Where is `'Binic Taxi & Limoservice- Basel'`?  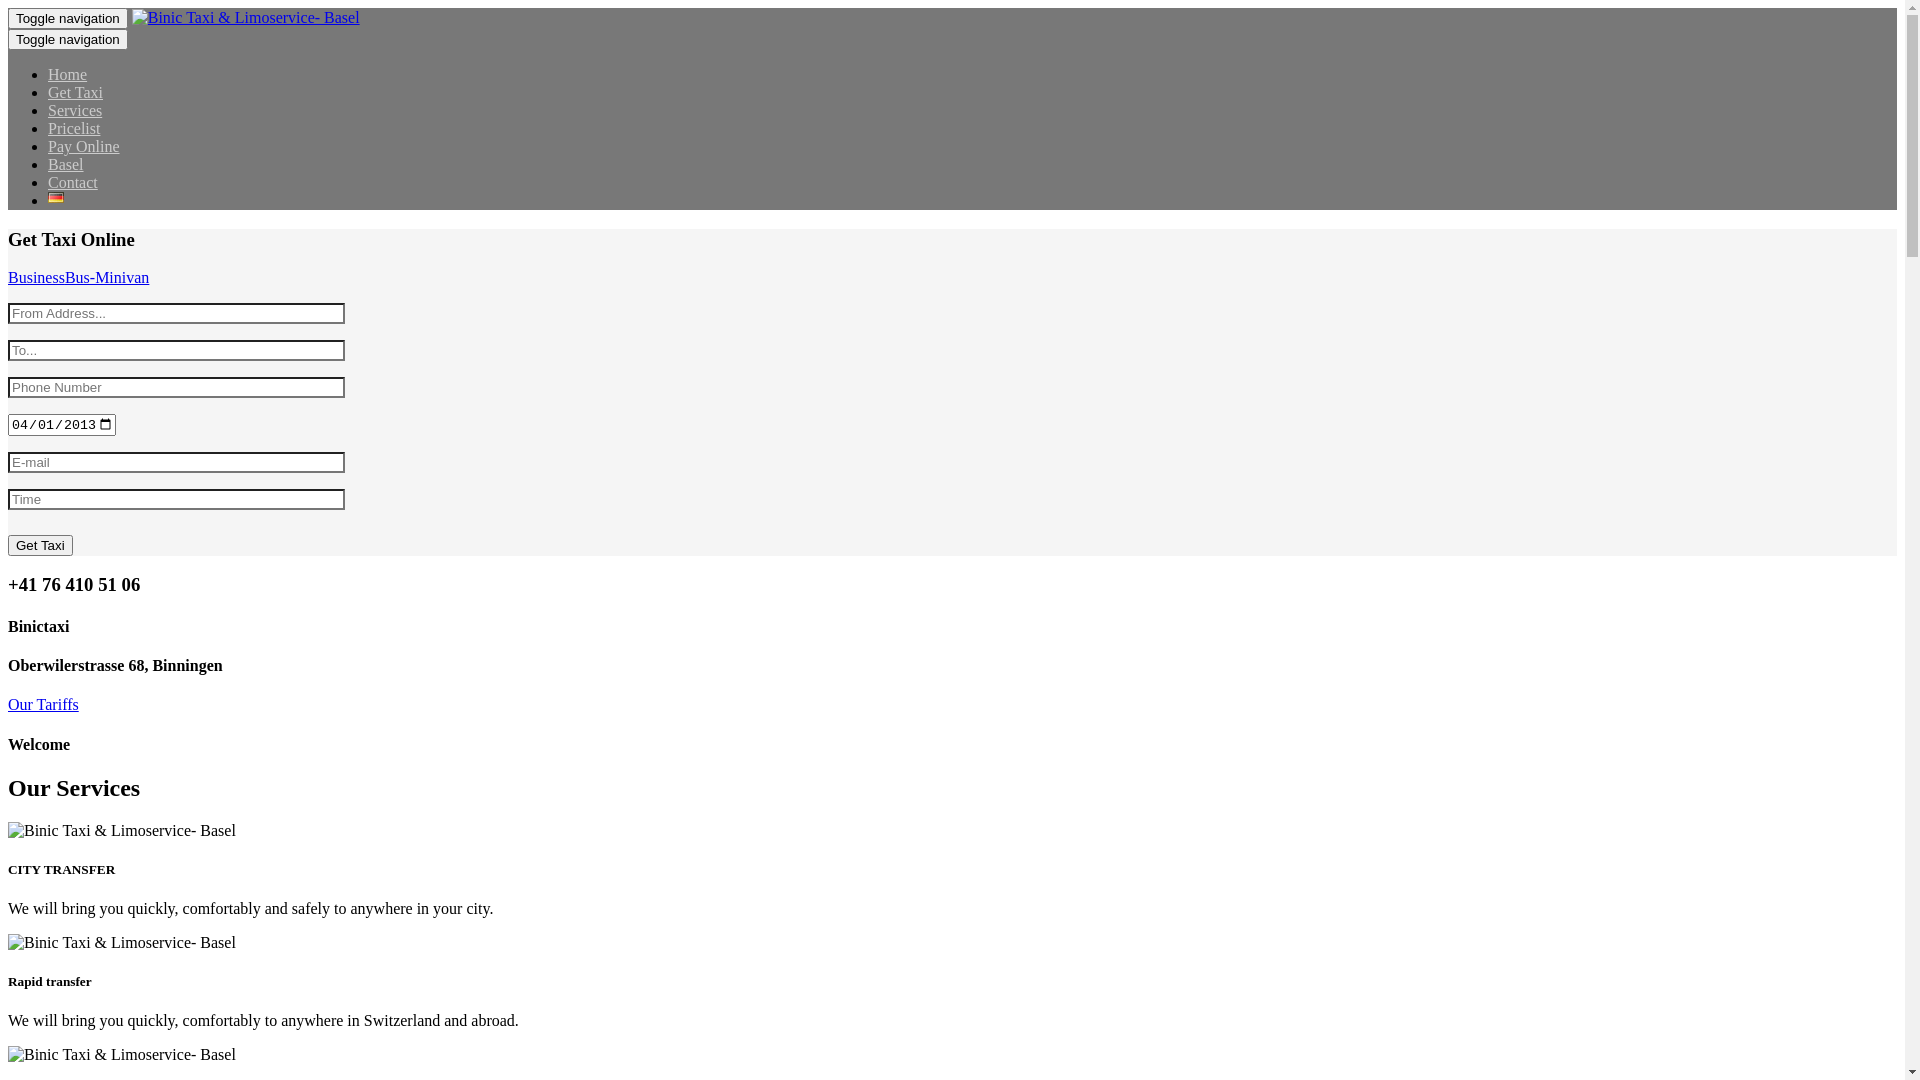
'Binic Taxi & Limoservice- Basel' is located at coordinates (120, 830).